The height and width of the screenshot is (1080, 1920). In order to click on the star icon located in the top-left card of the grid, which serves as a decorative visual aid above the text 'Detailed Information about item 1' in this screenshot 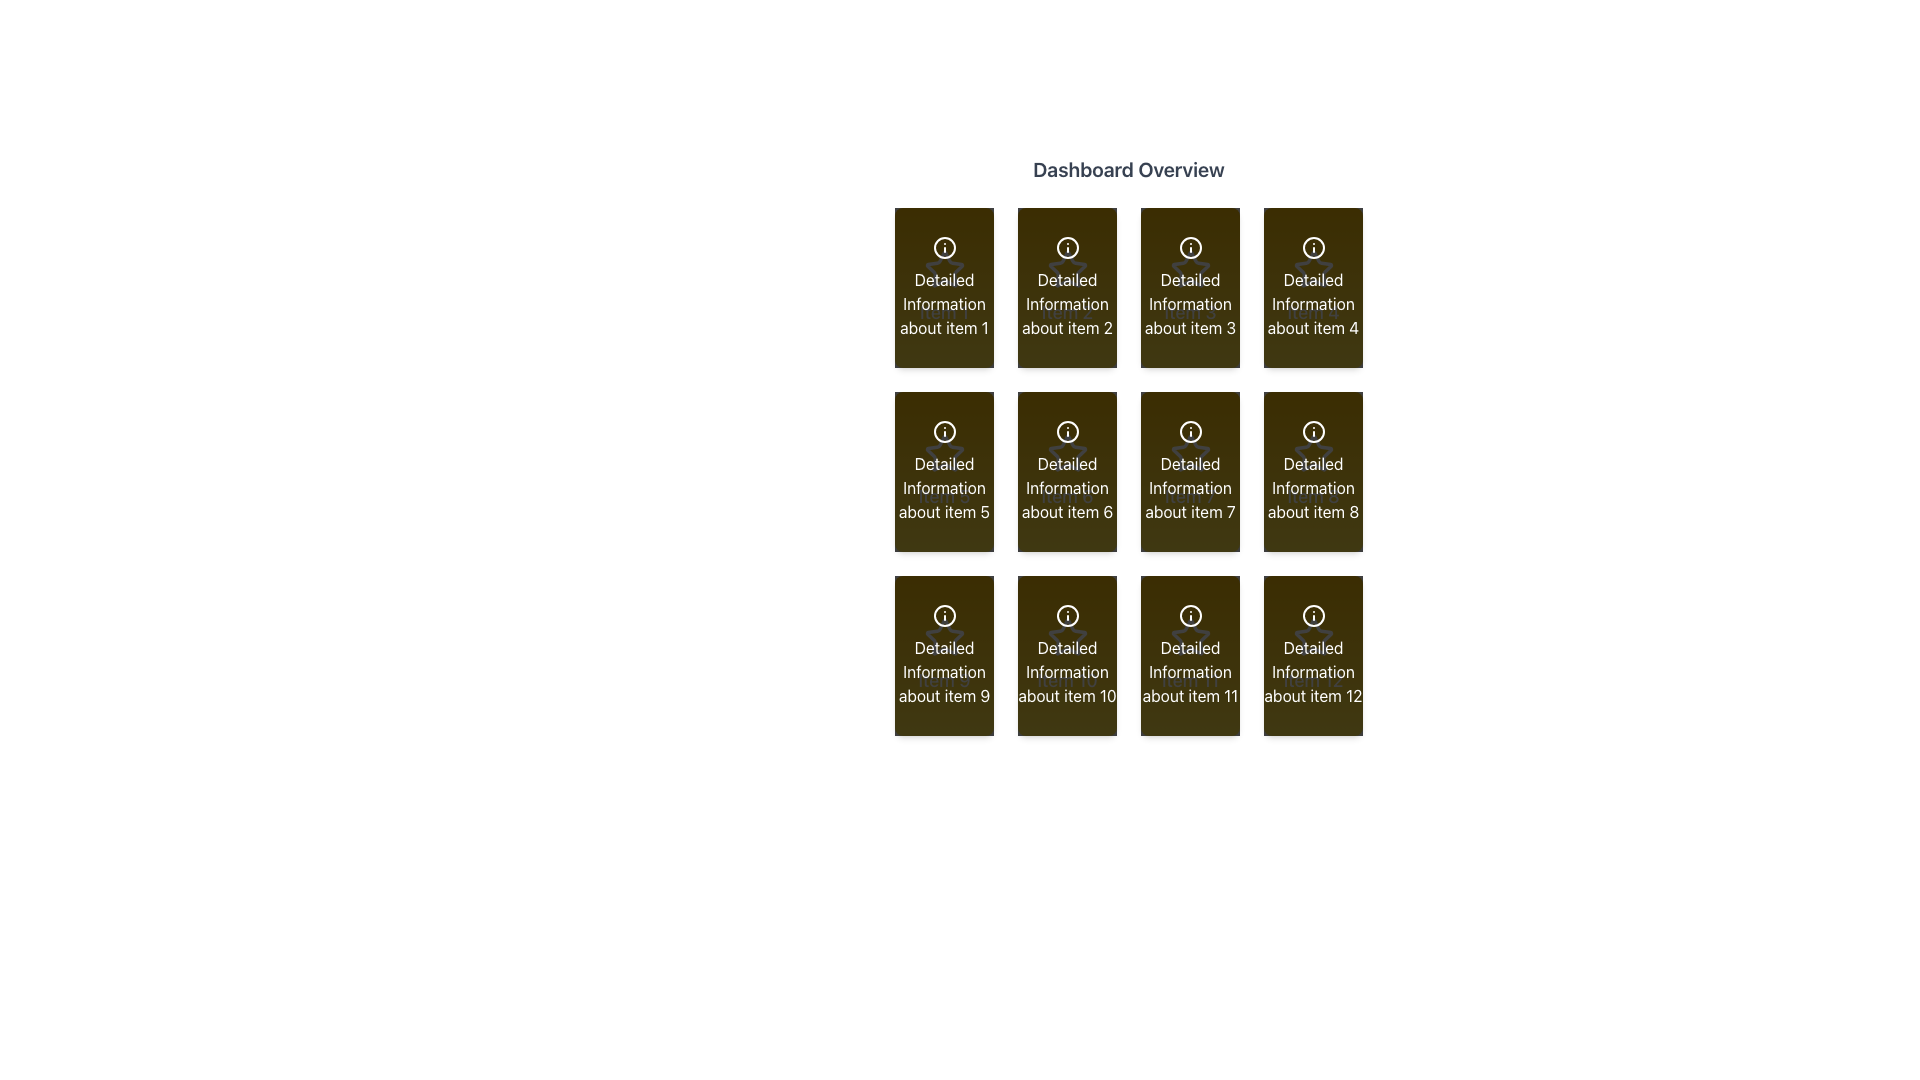, I will do `click(943, 268)`.